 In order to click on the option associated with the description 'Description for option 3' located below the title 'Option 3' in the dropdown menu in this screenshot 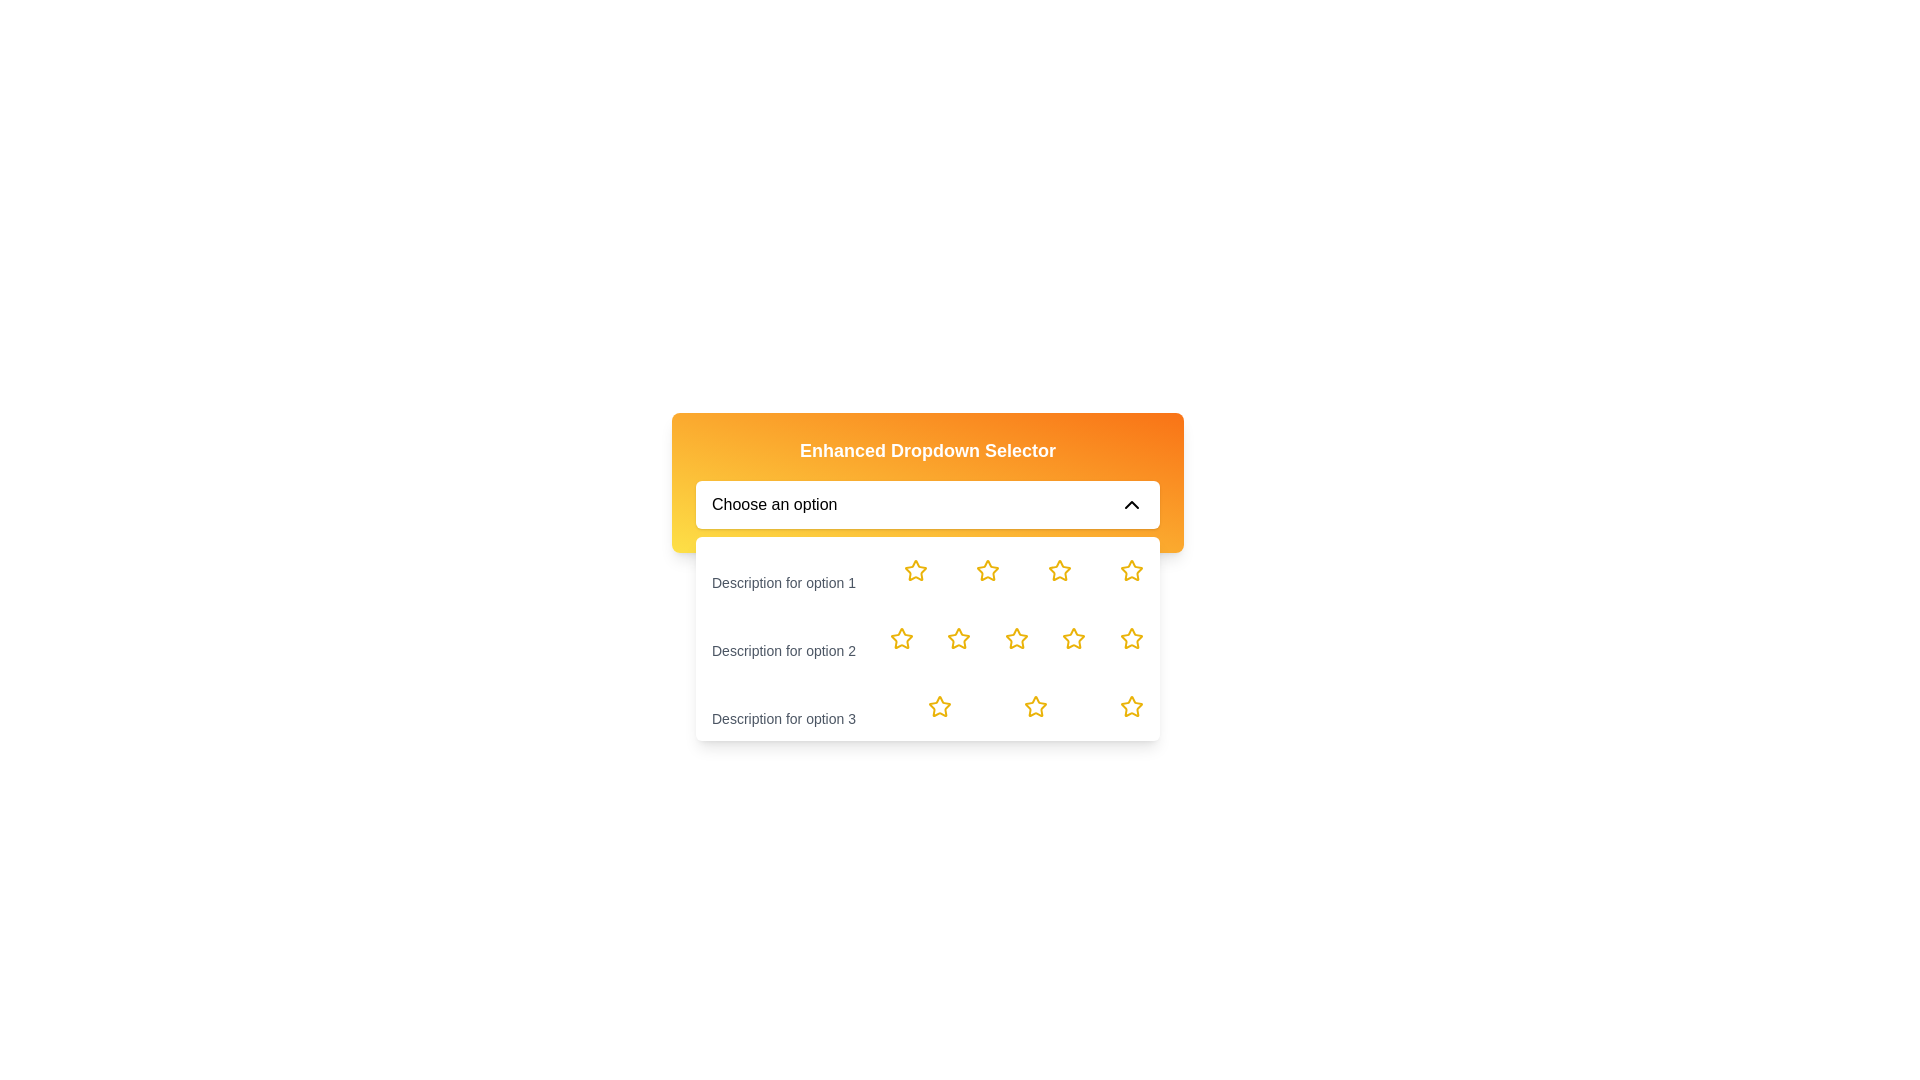, I will do `click(782, 717)`.